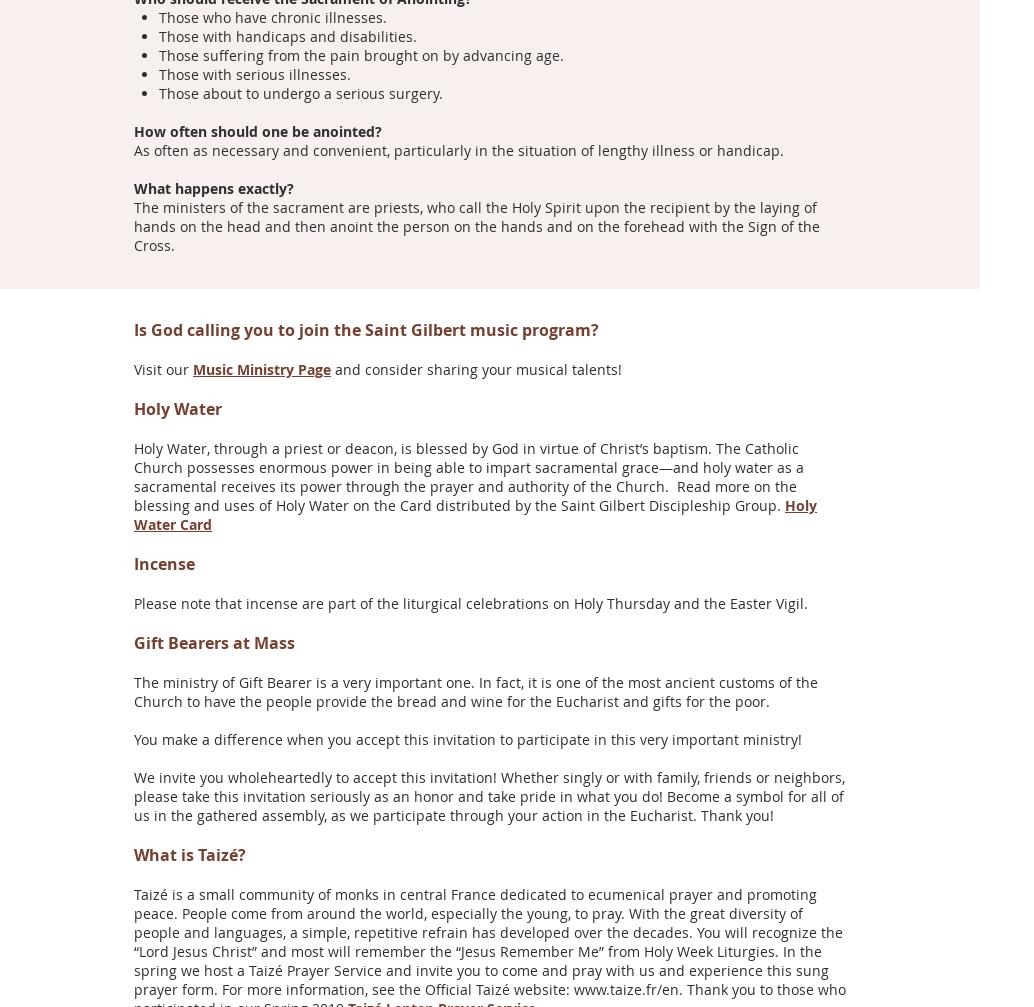 Image resolution: width=1034 pixels, height=1007 pixels. I want to click on 'and consider sharing your musical talents!', so click(329, 368).